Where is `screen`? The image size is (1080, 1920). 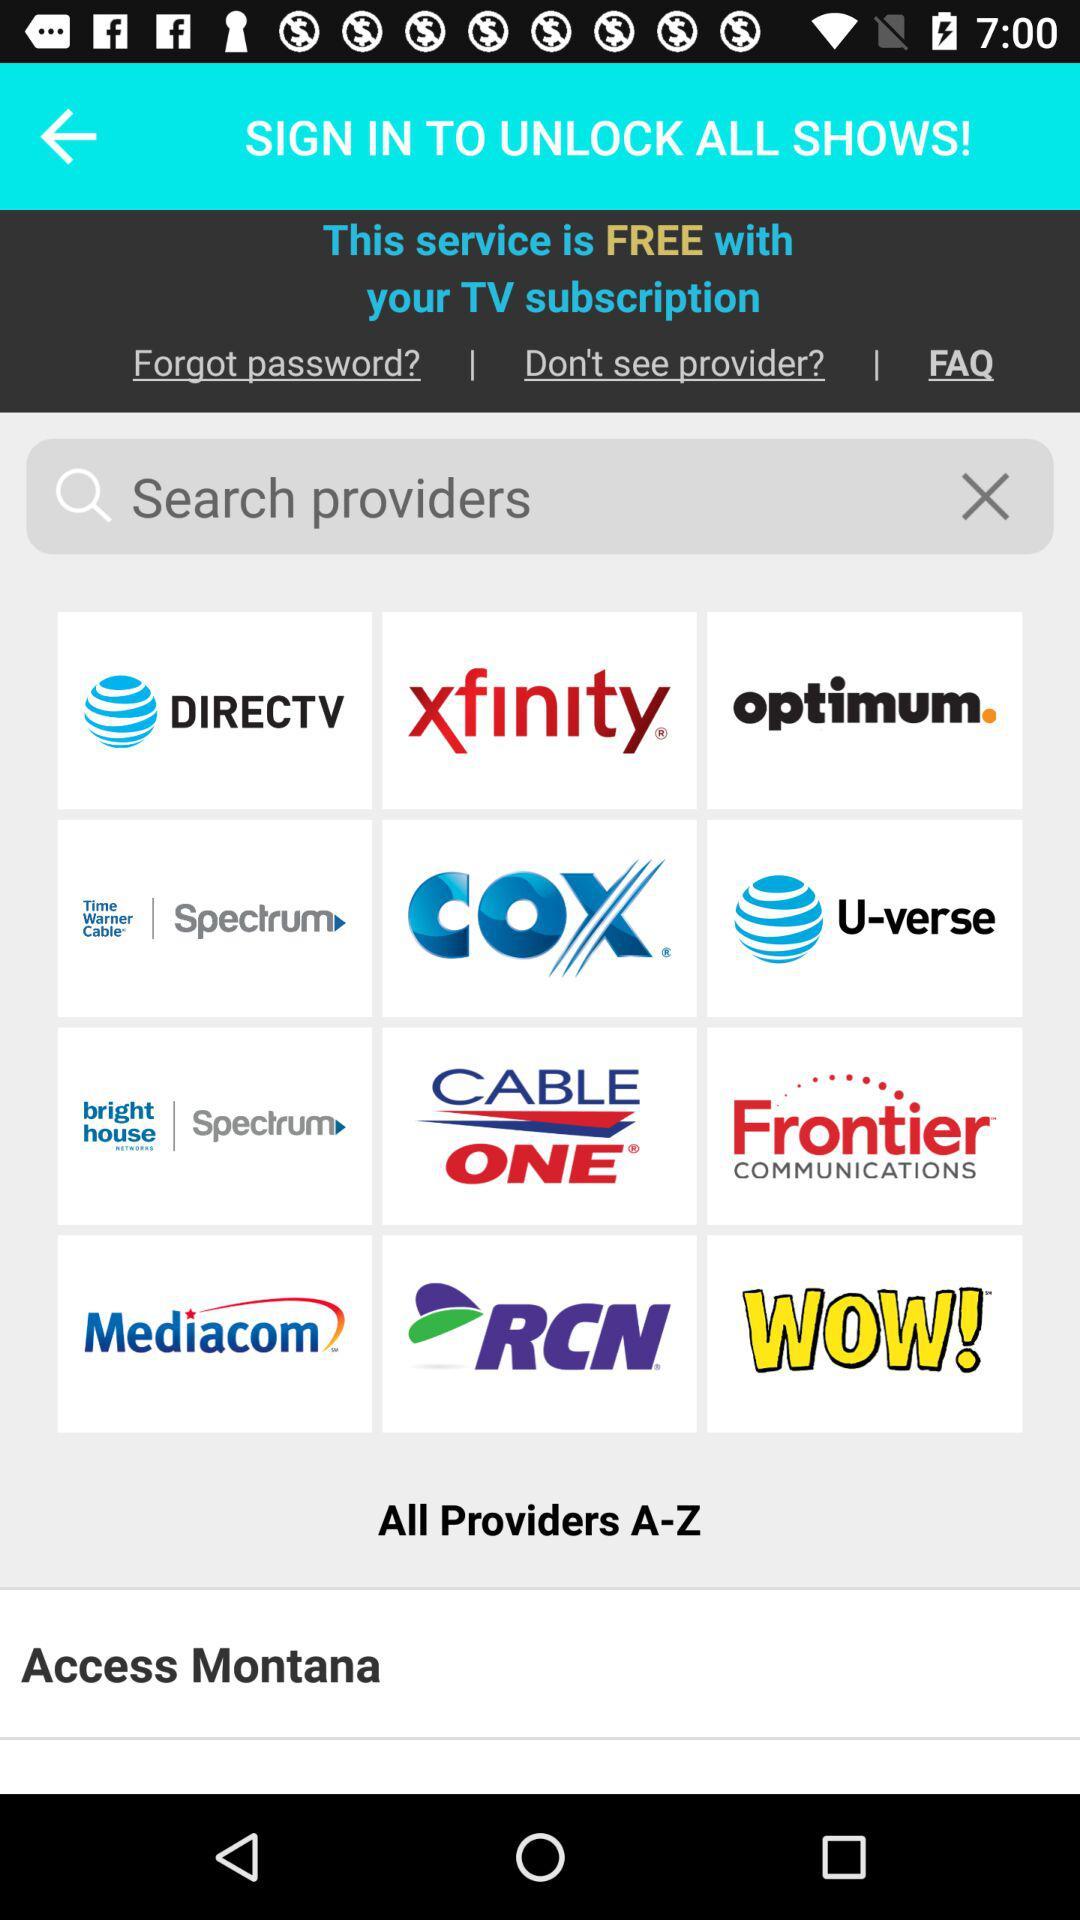 screen is located at coordinates (998, 496).